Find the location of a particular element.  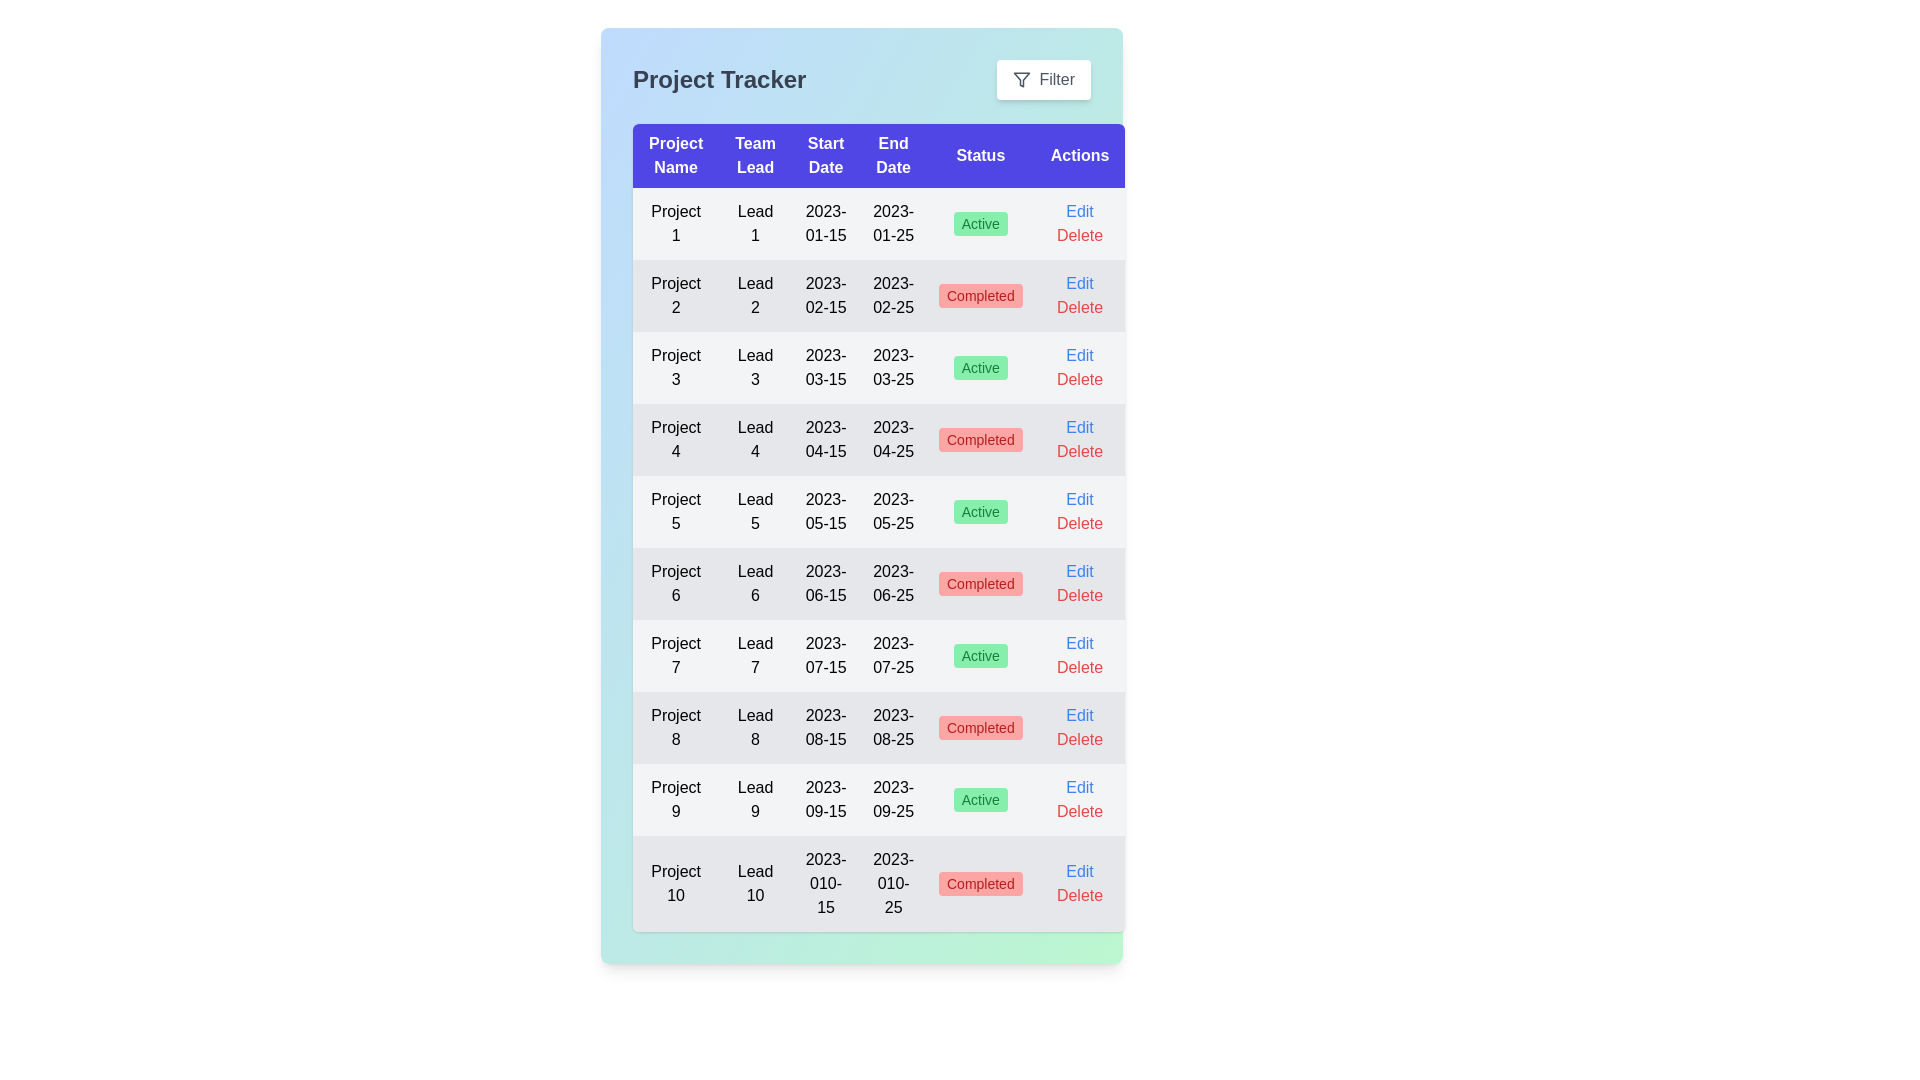

the column header corresponding to Actions to sort by that column is located at coordinates (1079, 154).